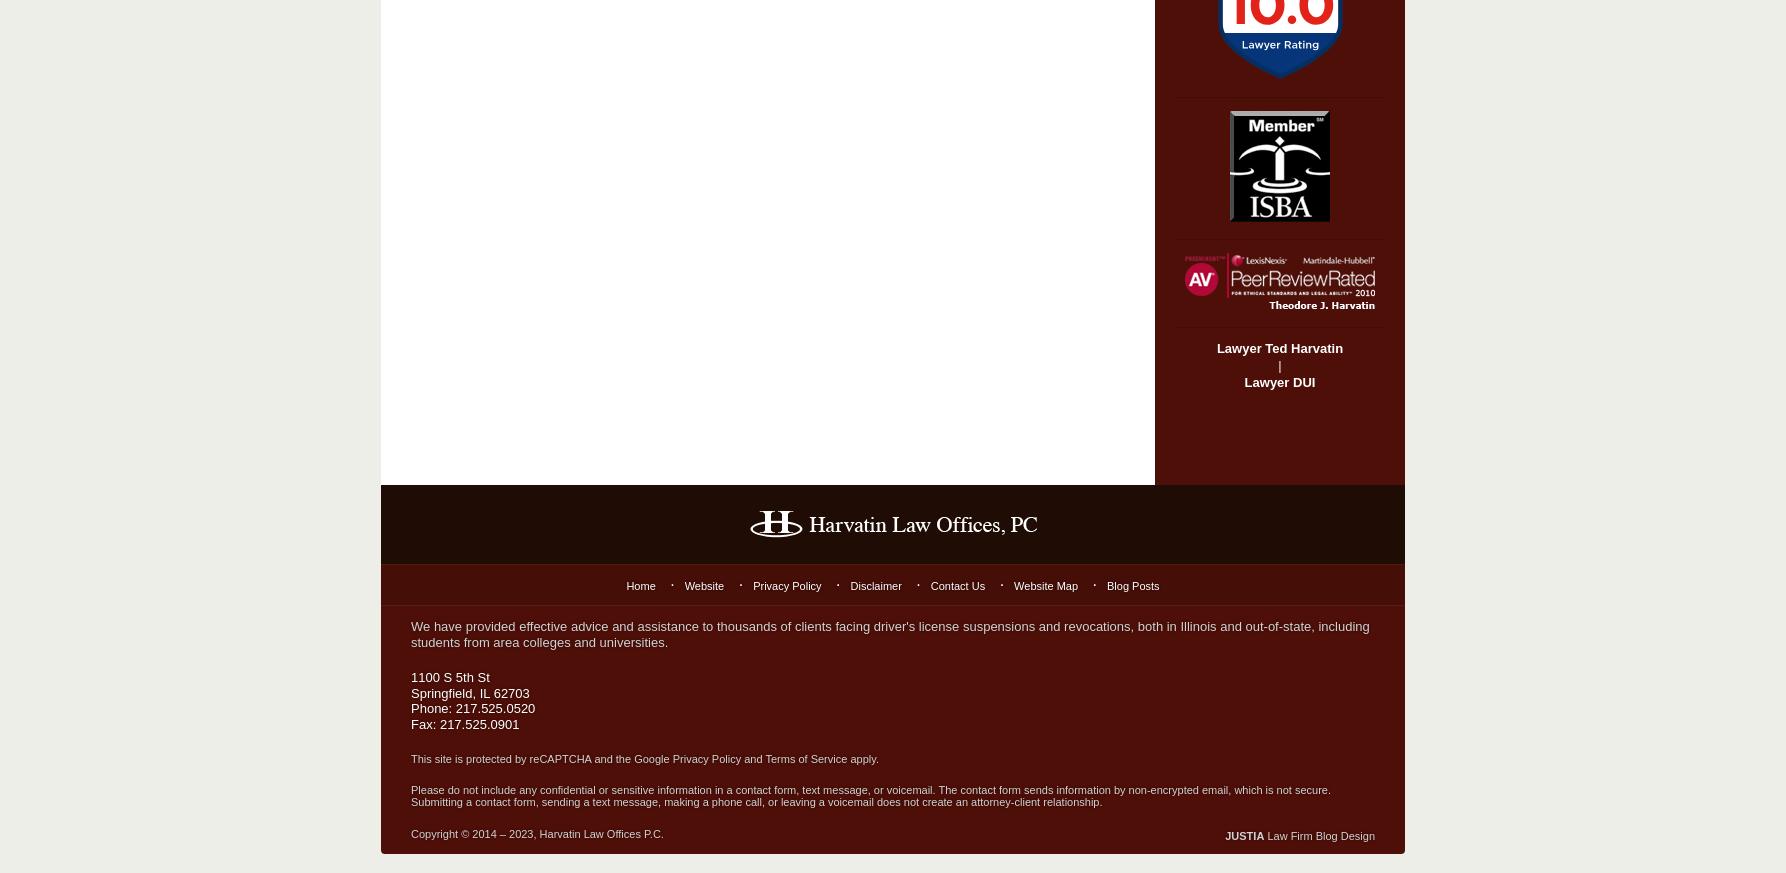 The width and height of the screenshot is (1786, 873). I want to click on 'Fax:', so click(425, 723).